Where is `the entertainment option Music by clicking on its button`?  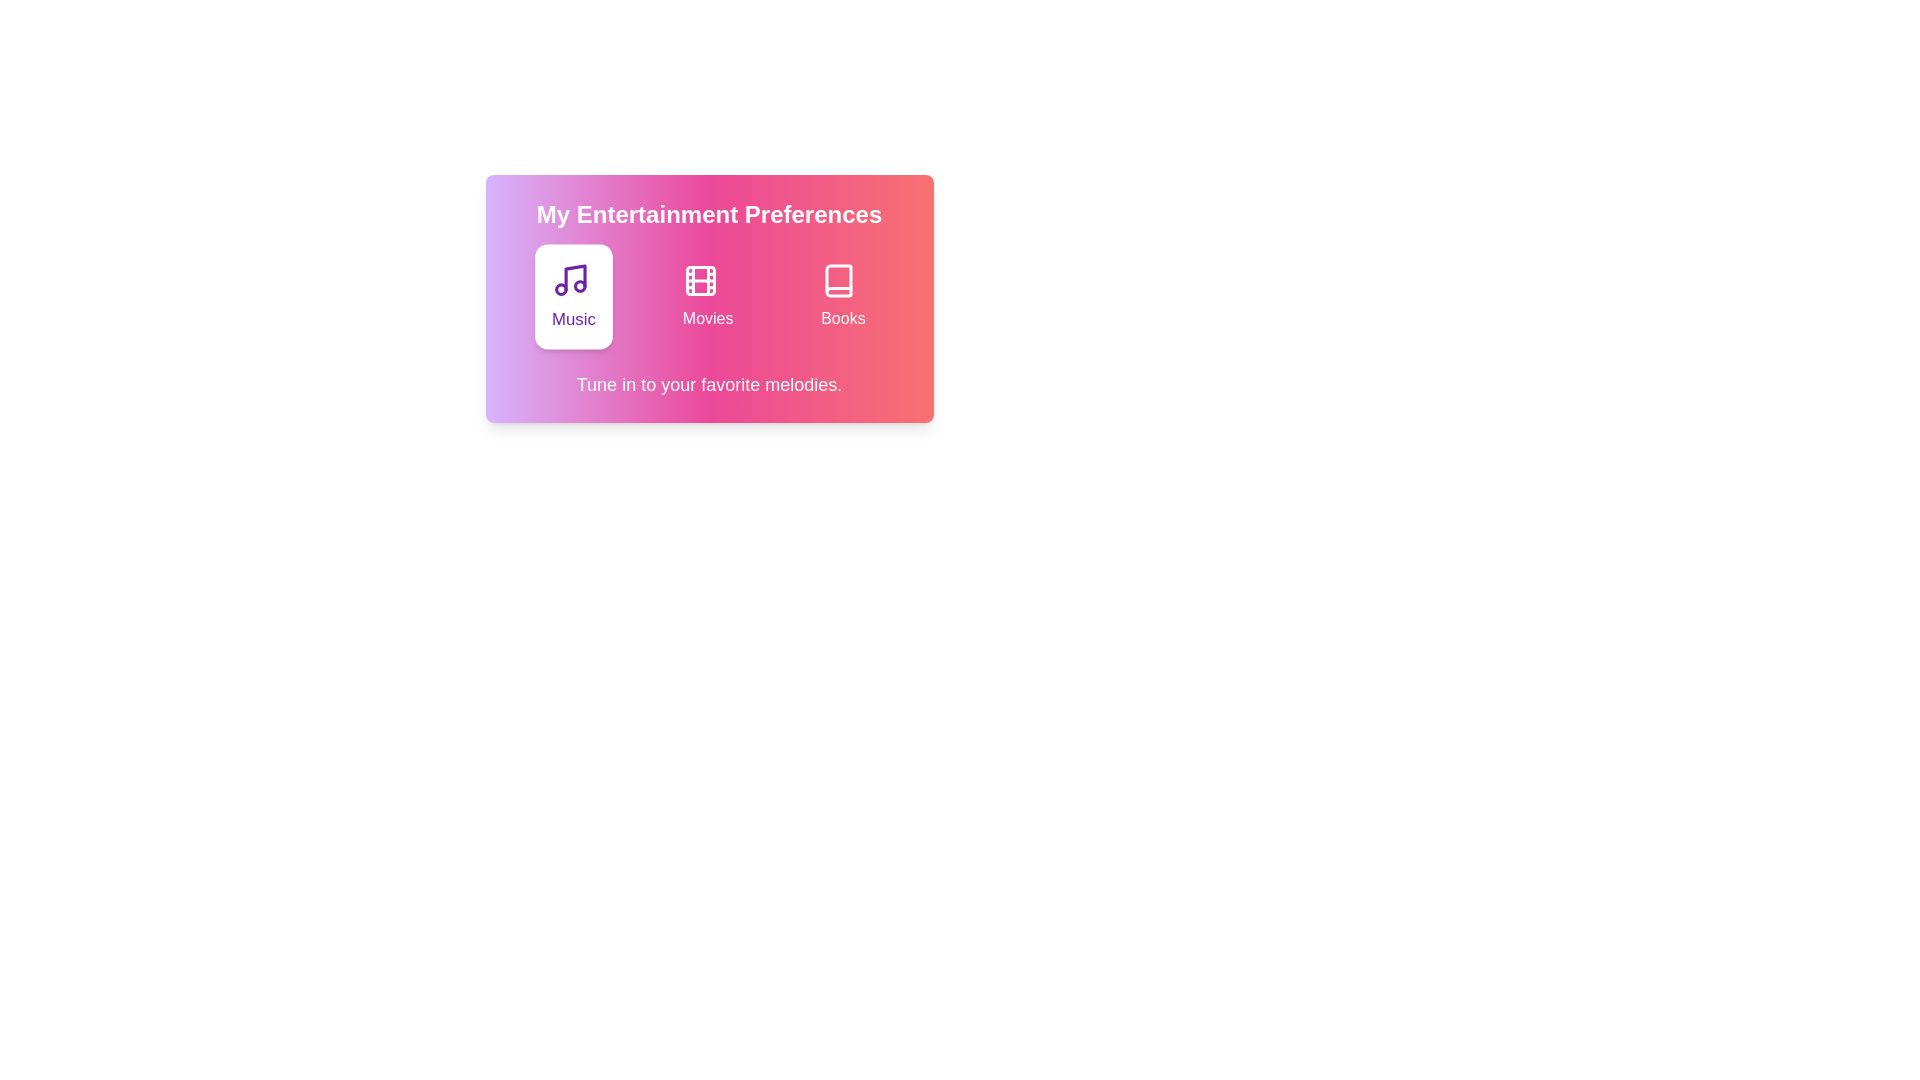 the entertainment option Music by clicking on its button is located at coordinates (573, 297).